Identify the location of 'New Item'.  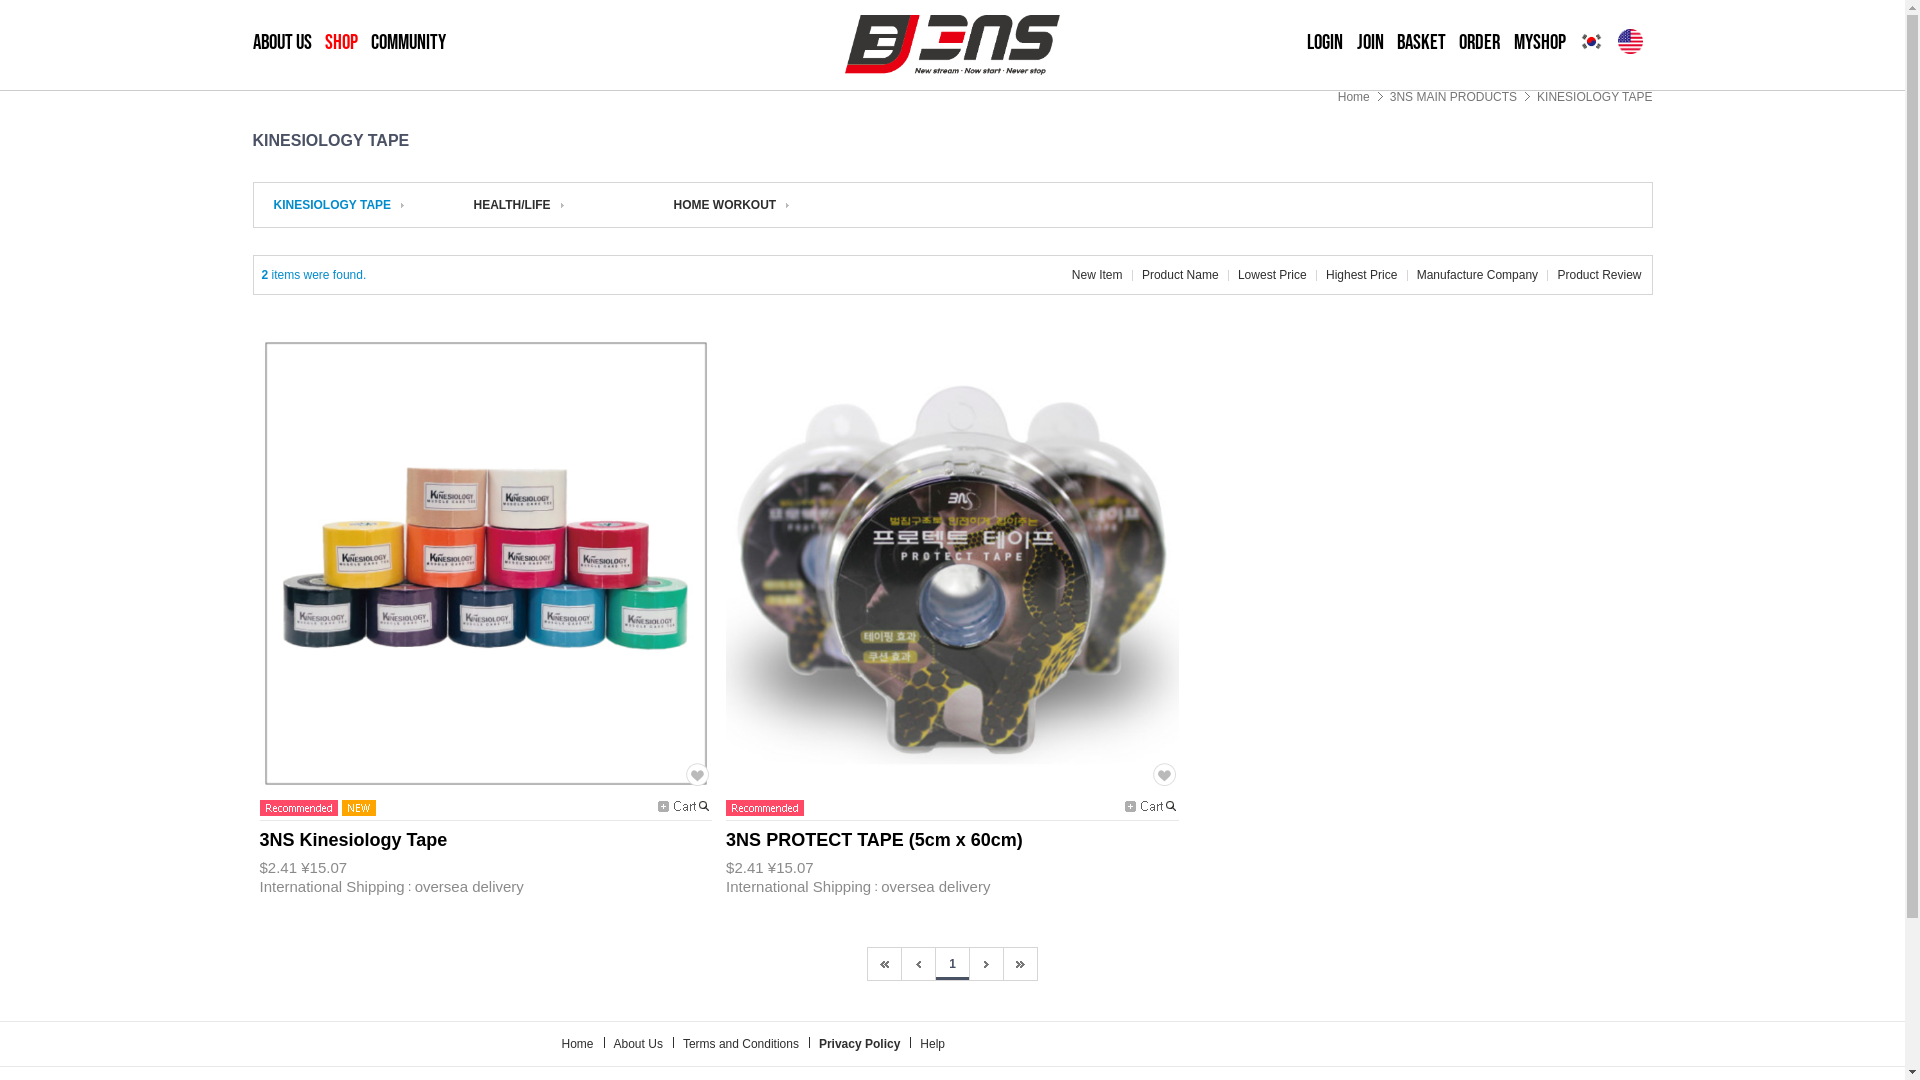
(1096, 274).